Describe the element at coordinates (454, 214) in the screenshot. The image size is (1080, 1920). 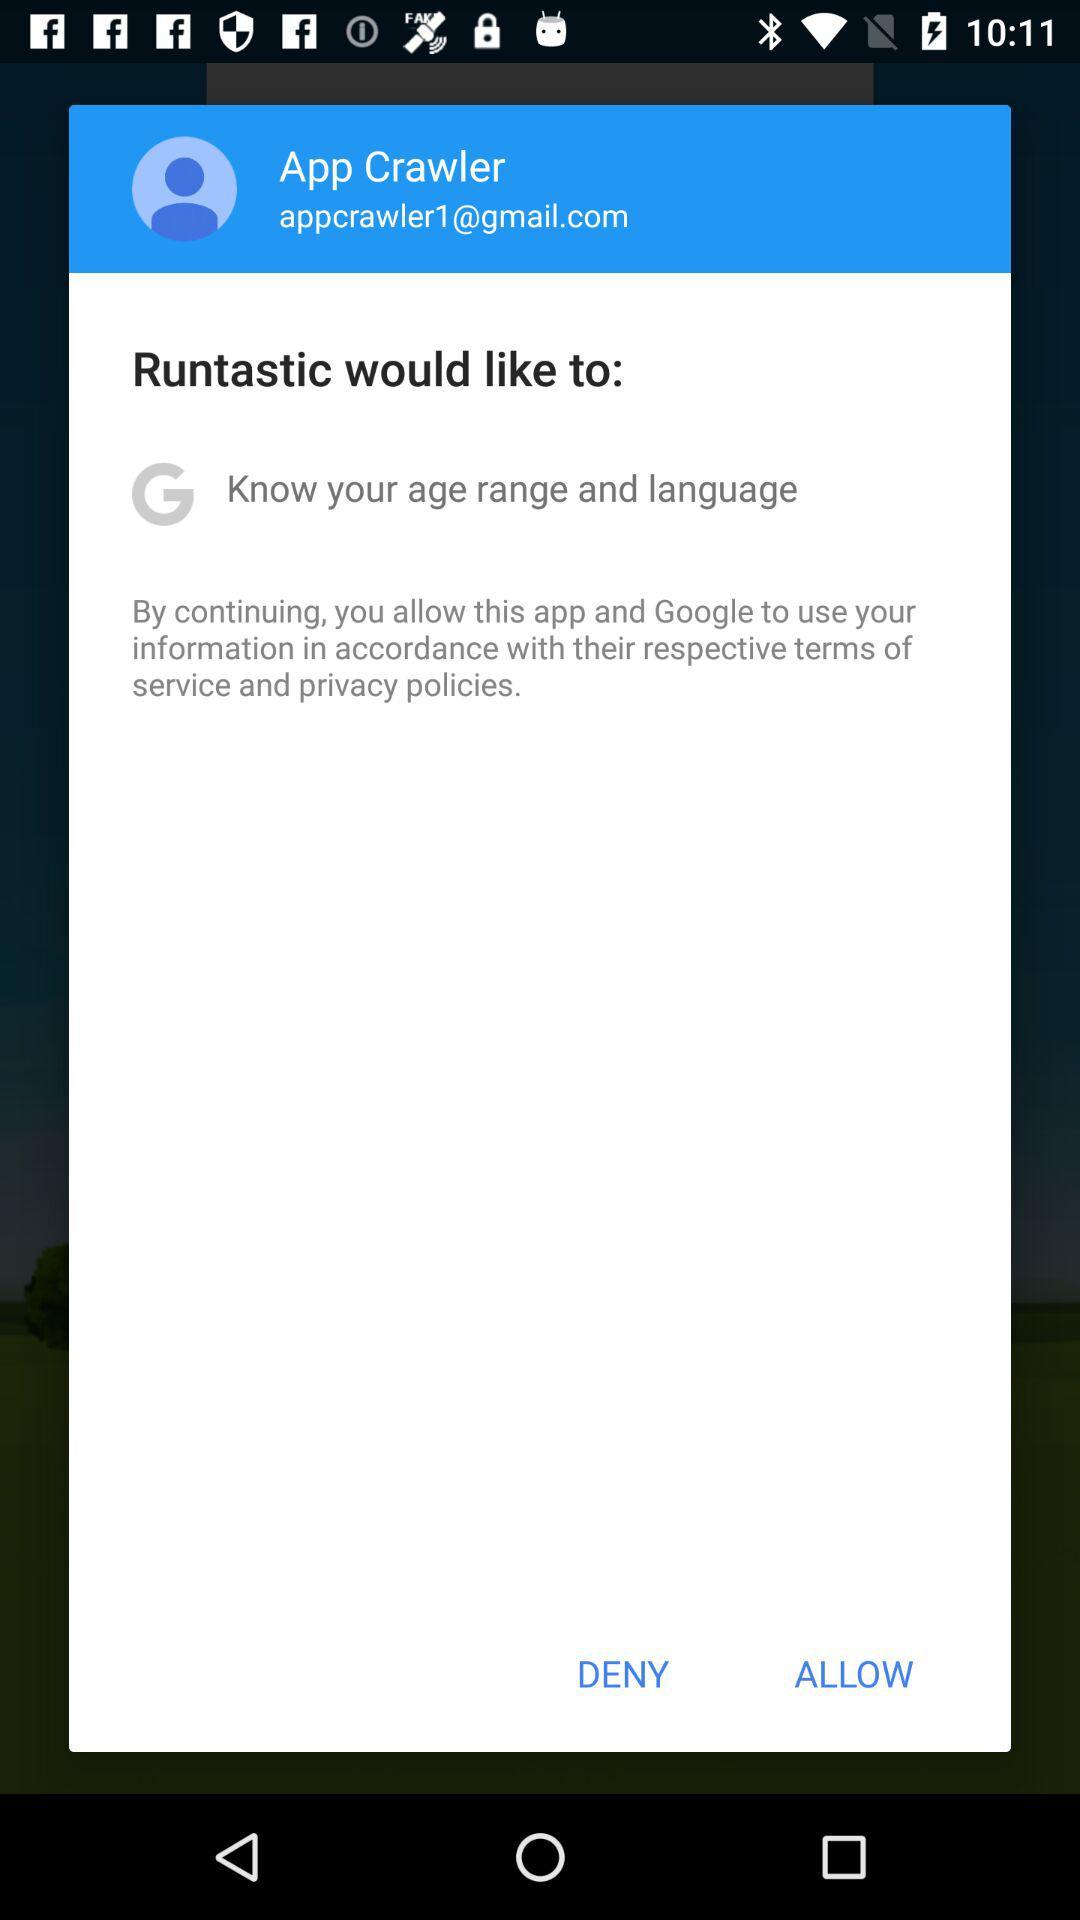
I see `the appcrawler1@gmail.com item` at that location.